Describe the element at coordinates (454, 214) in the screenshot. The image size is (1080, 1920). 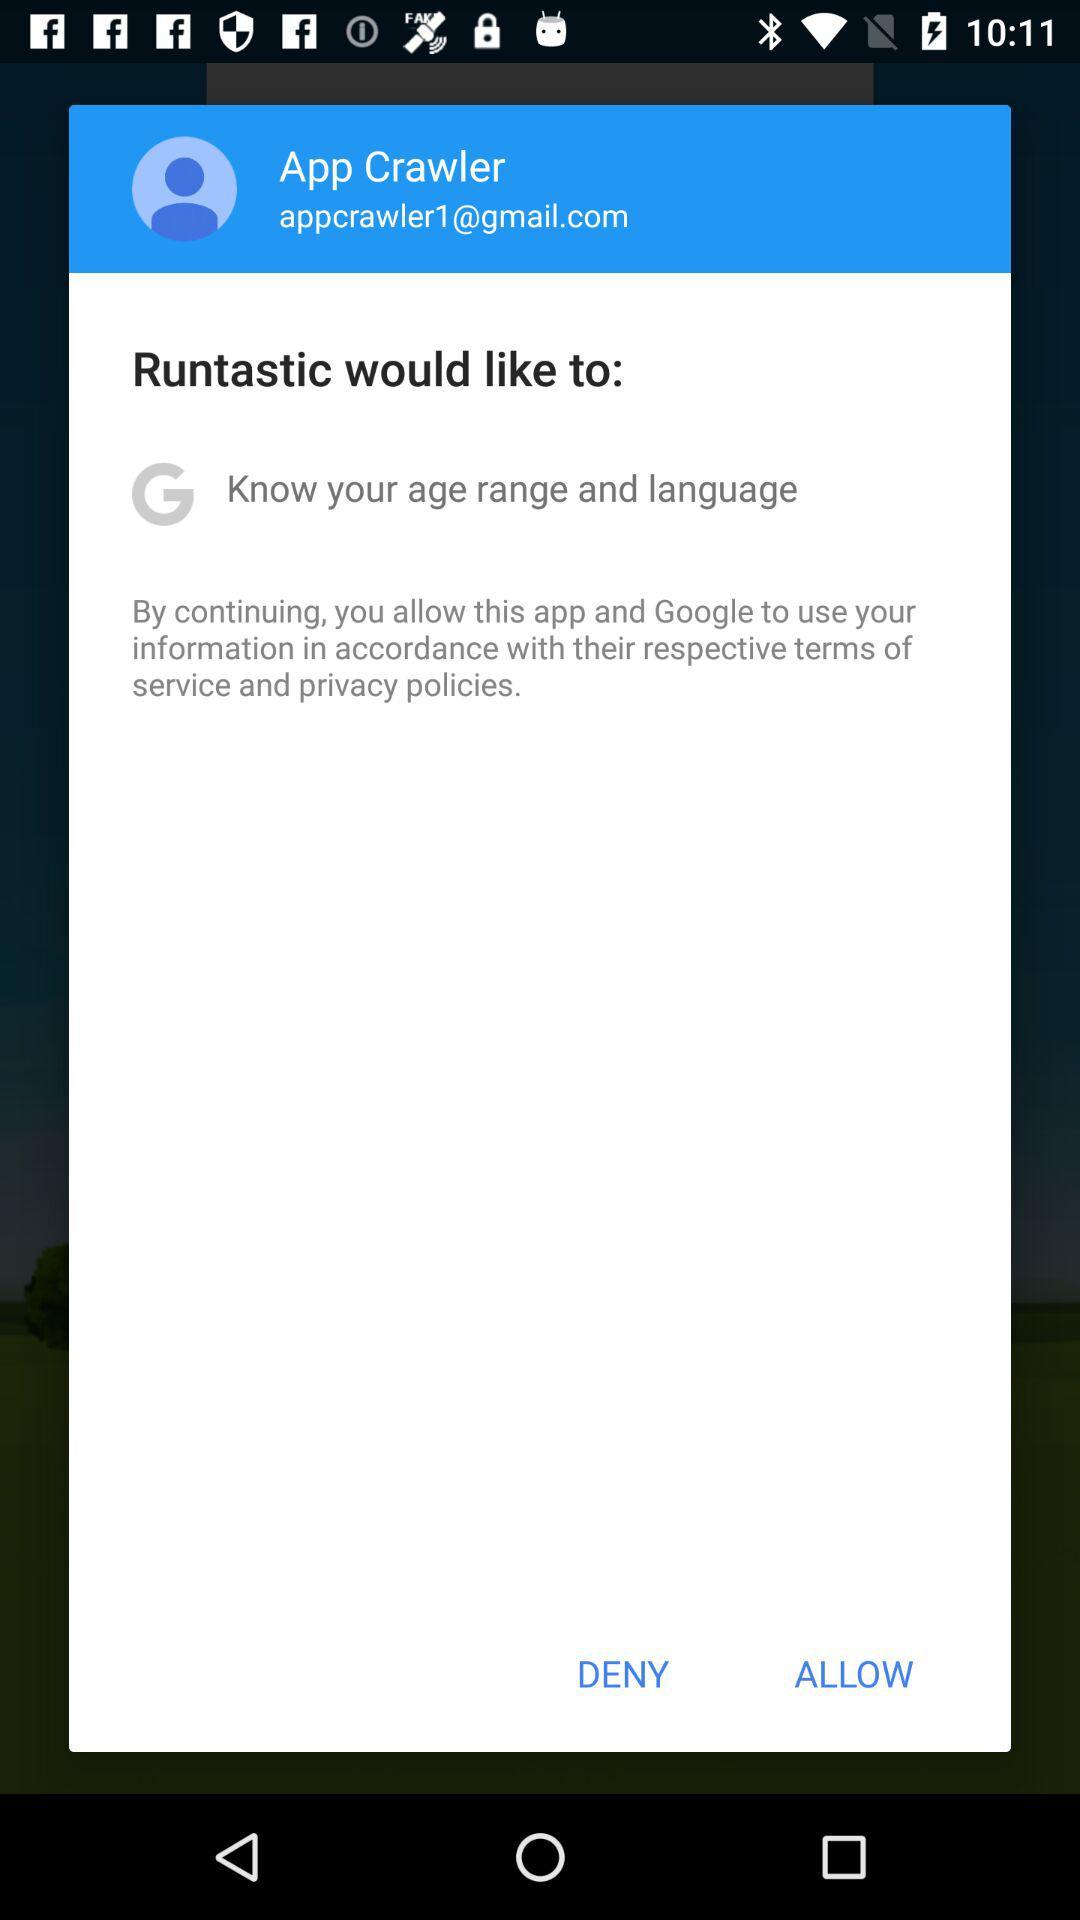
I see `the appcrawler1@gmail.com item` at that location.